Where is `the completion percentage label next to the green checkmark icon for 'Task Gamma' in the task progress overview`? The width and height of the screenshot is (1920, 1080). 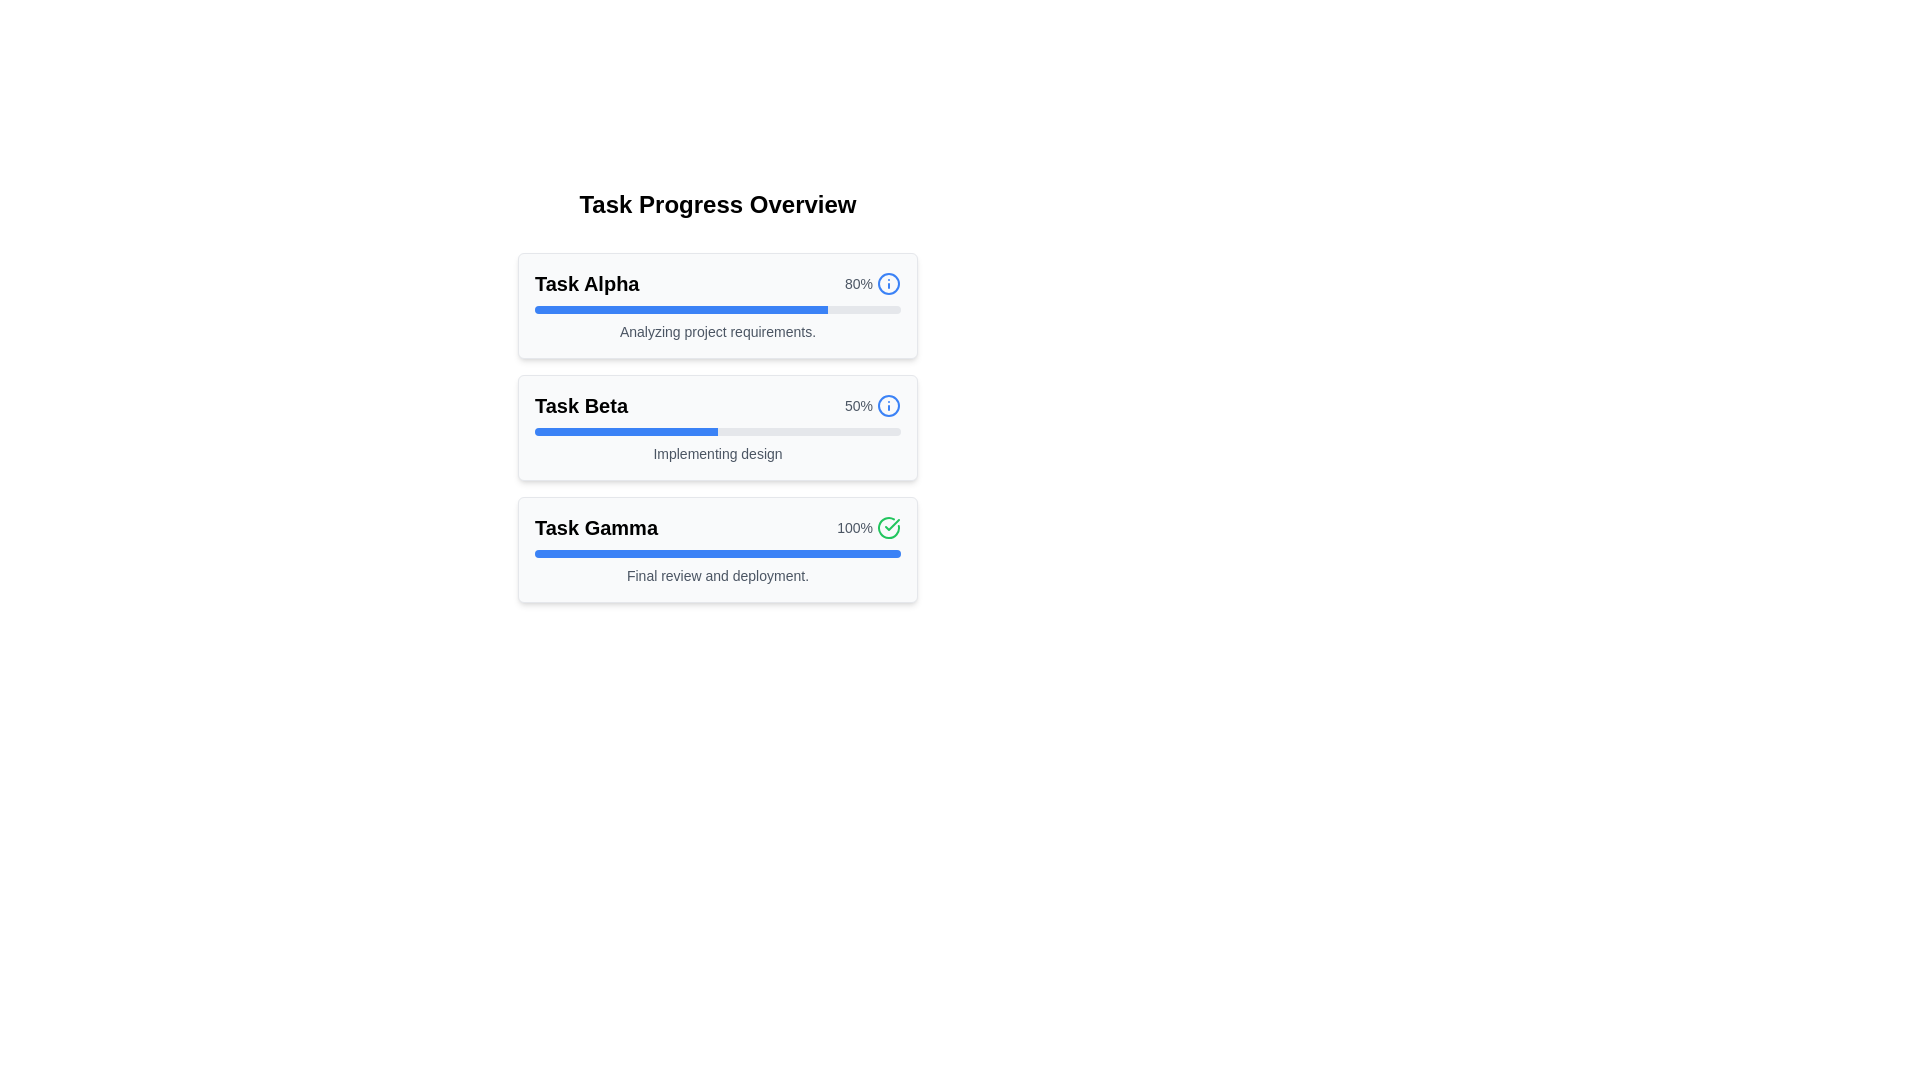
the completion percentage label next to the green checkmark icon for 'Task Gamma' in the task progress overview is located at coordinates (855, 527).